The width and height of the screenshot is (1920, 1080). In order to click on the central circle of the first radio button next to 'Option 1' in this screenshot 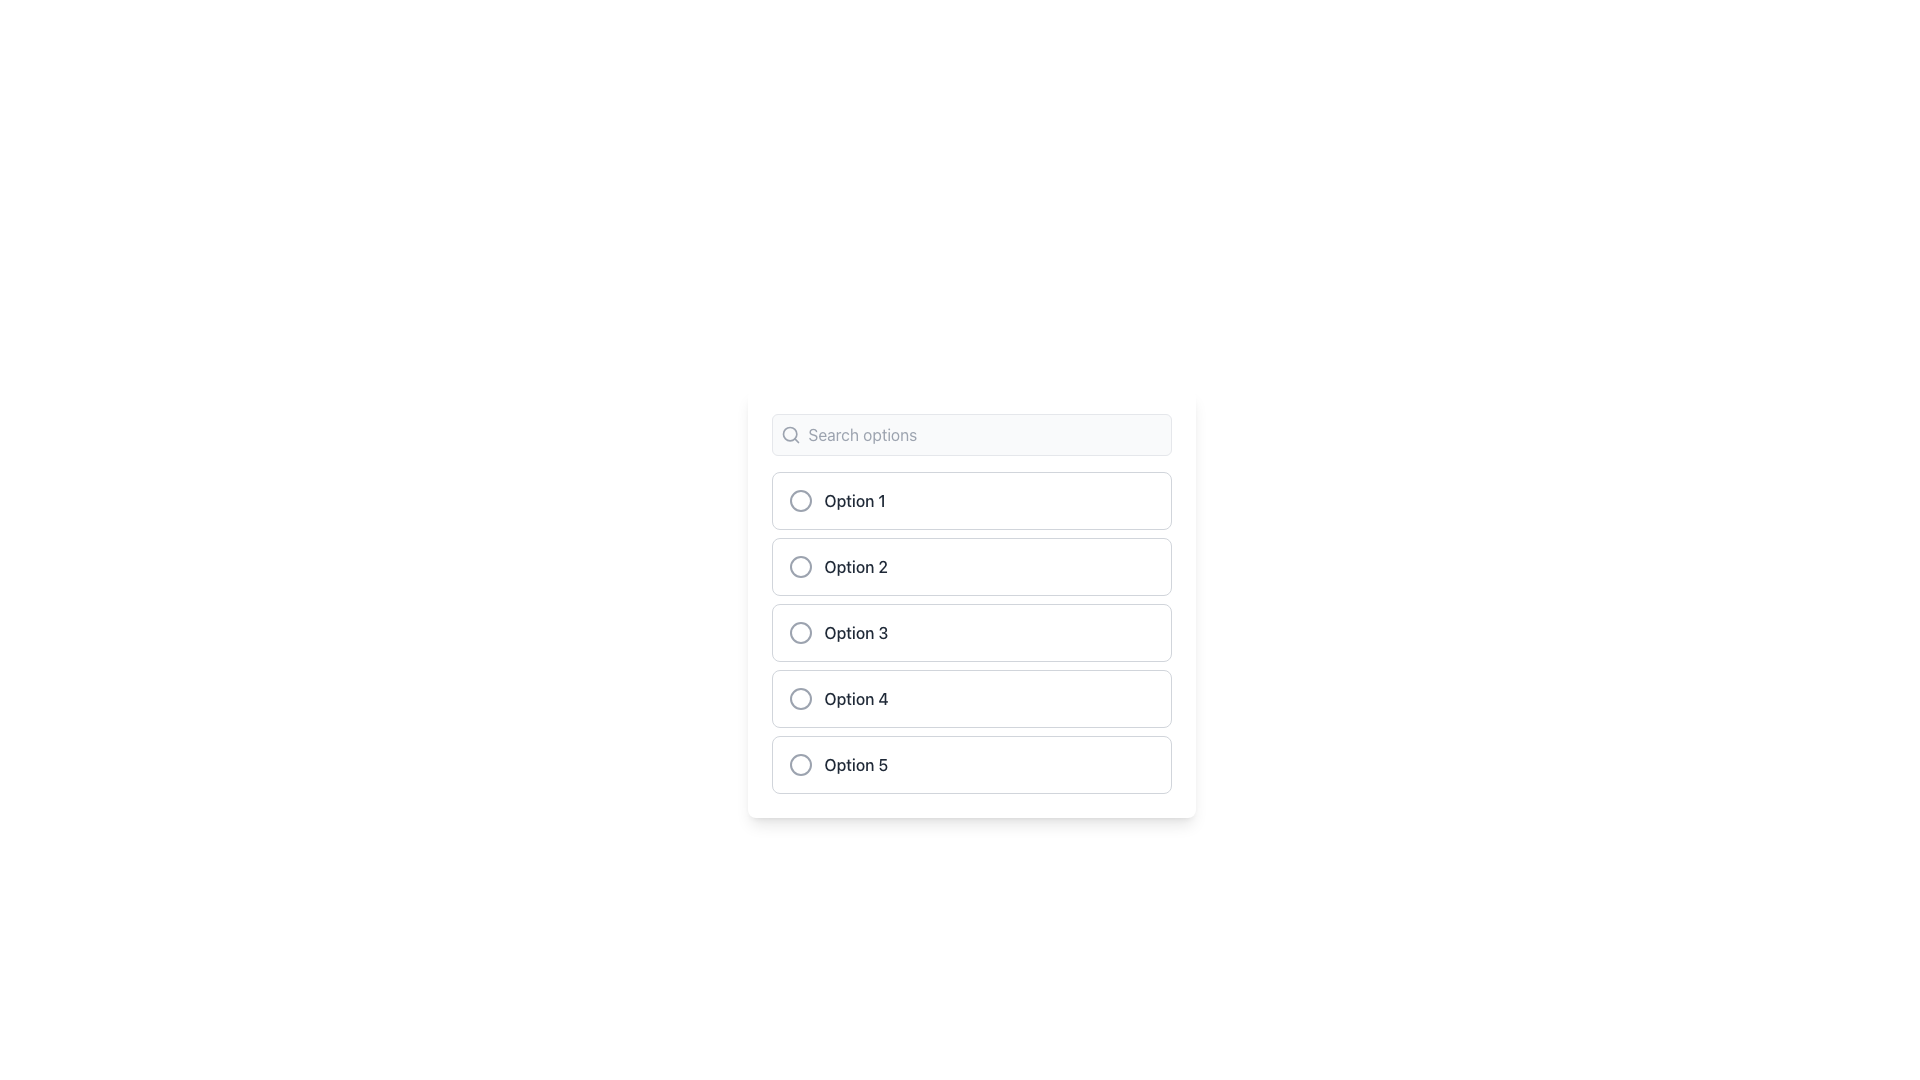, I will do `click(800, 500)`.